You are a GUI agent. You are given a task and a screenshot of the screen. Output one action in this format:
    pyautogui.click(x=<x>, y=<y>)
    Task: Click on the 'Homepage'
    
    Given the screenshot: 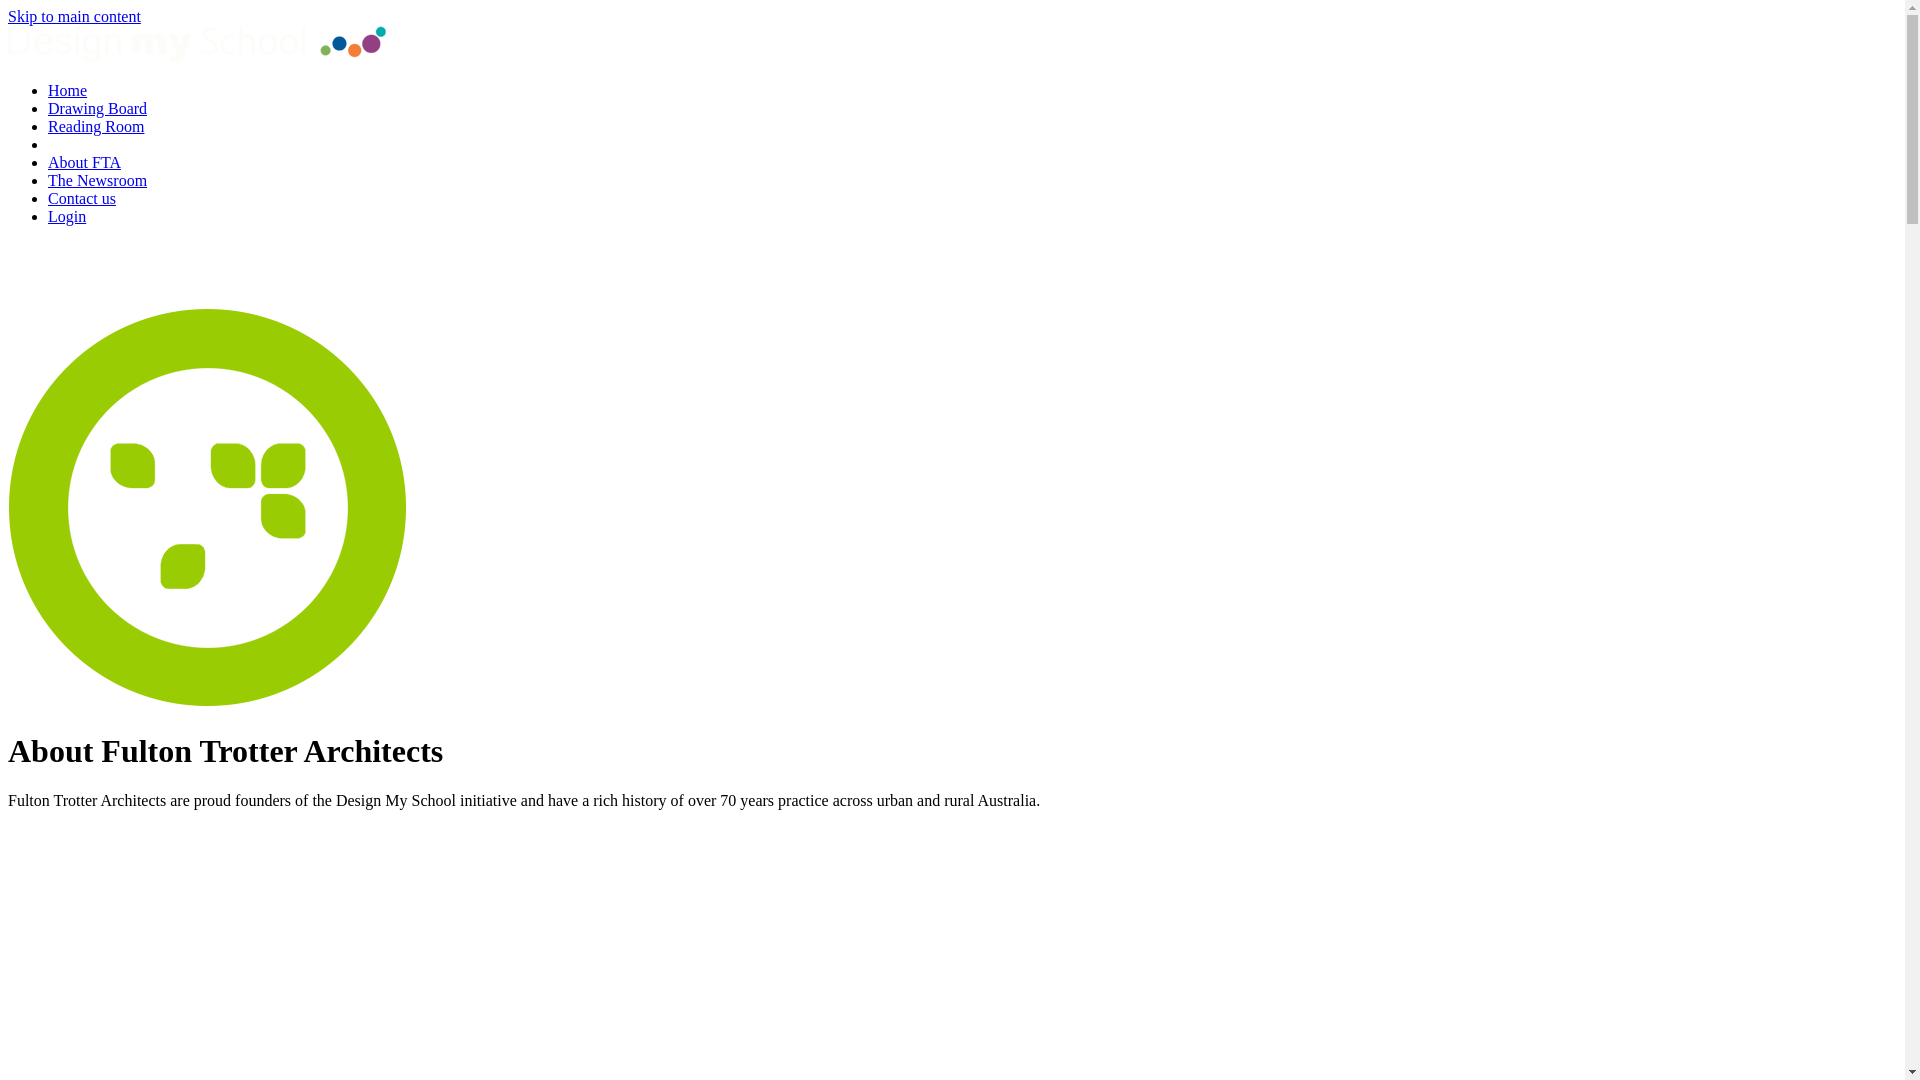 What is the action you would take?
    pyautogui.click(x=196, y=55)
    